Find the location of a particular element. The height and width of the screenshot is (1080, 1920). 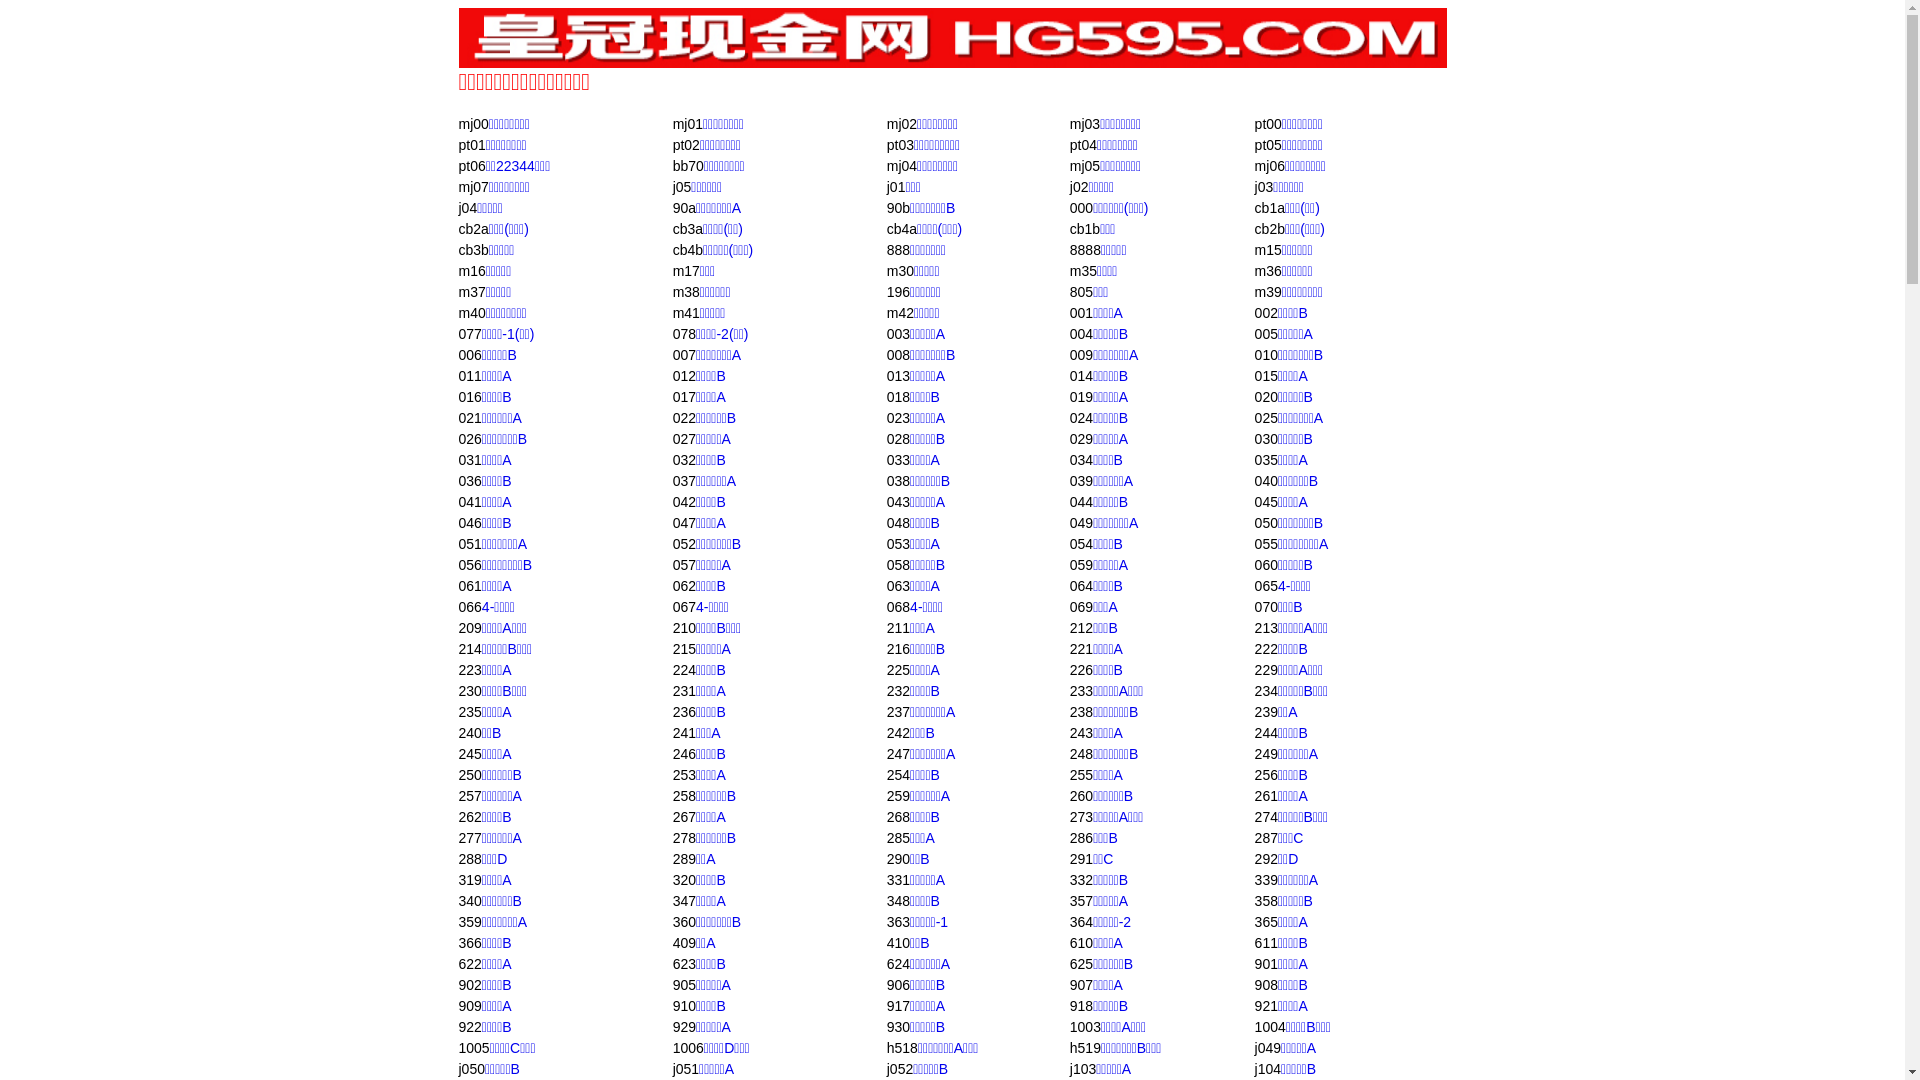

'068' is located at coordinates (897, 605).